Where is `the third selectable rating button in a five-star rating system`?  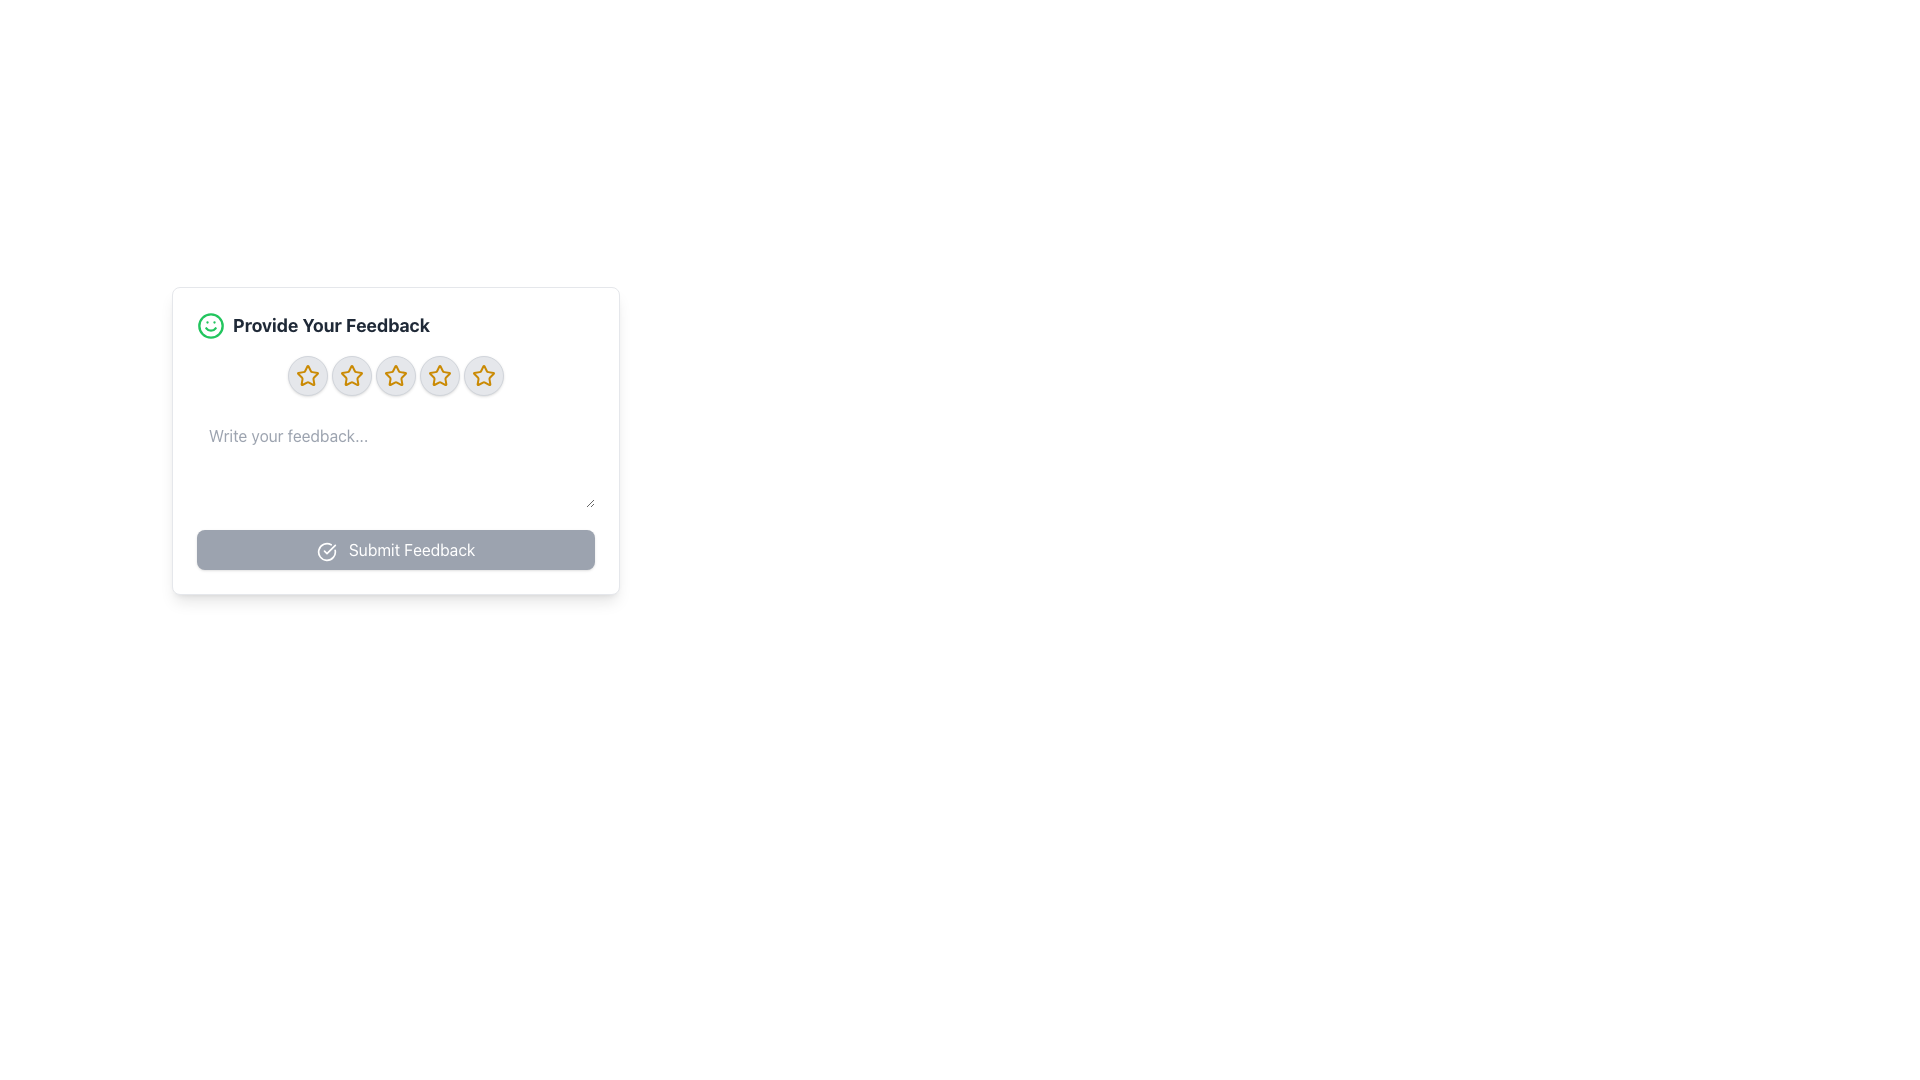
the third selectable rating button in a five-star rating system is located at coordinates (395, 375).